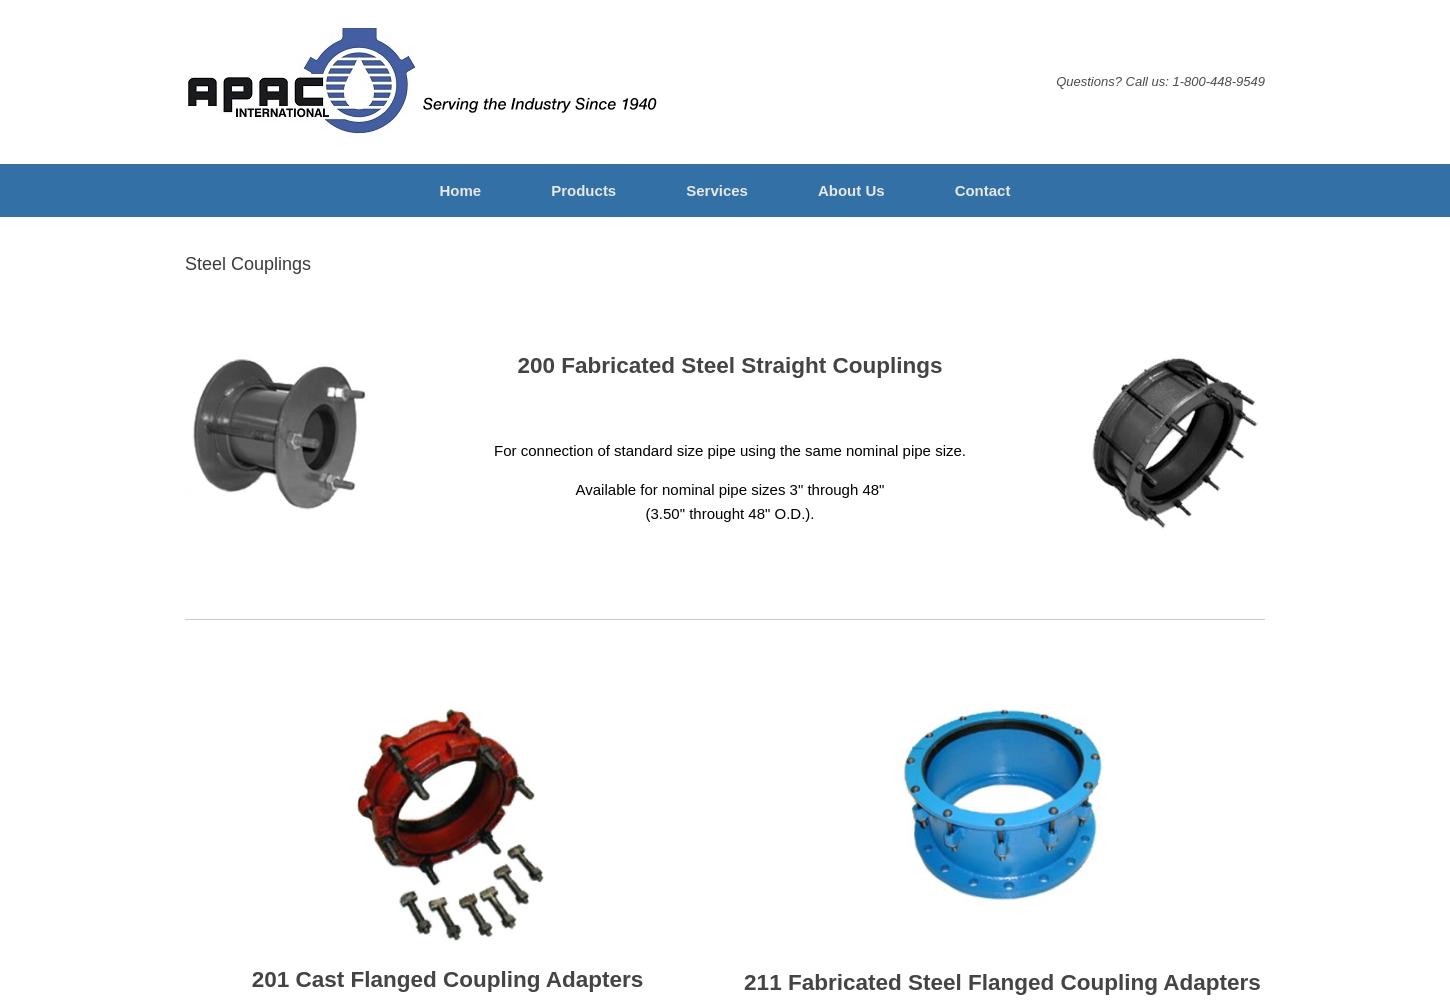  I want to click on 'For connection of standard size pipe using the same nominal pipe size.', so click(494, 449).